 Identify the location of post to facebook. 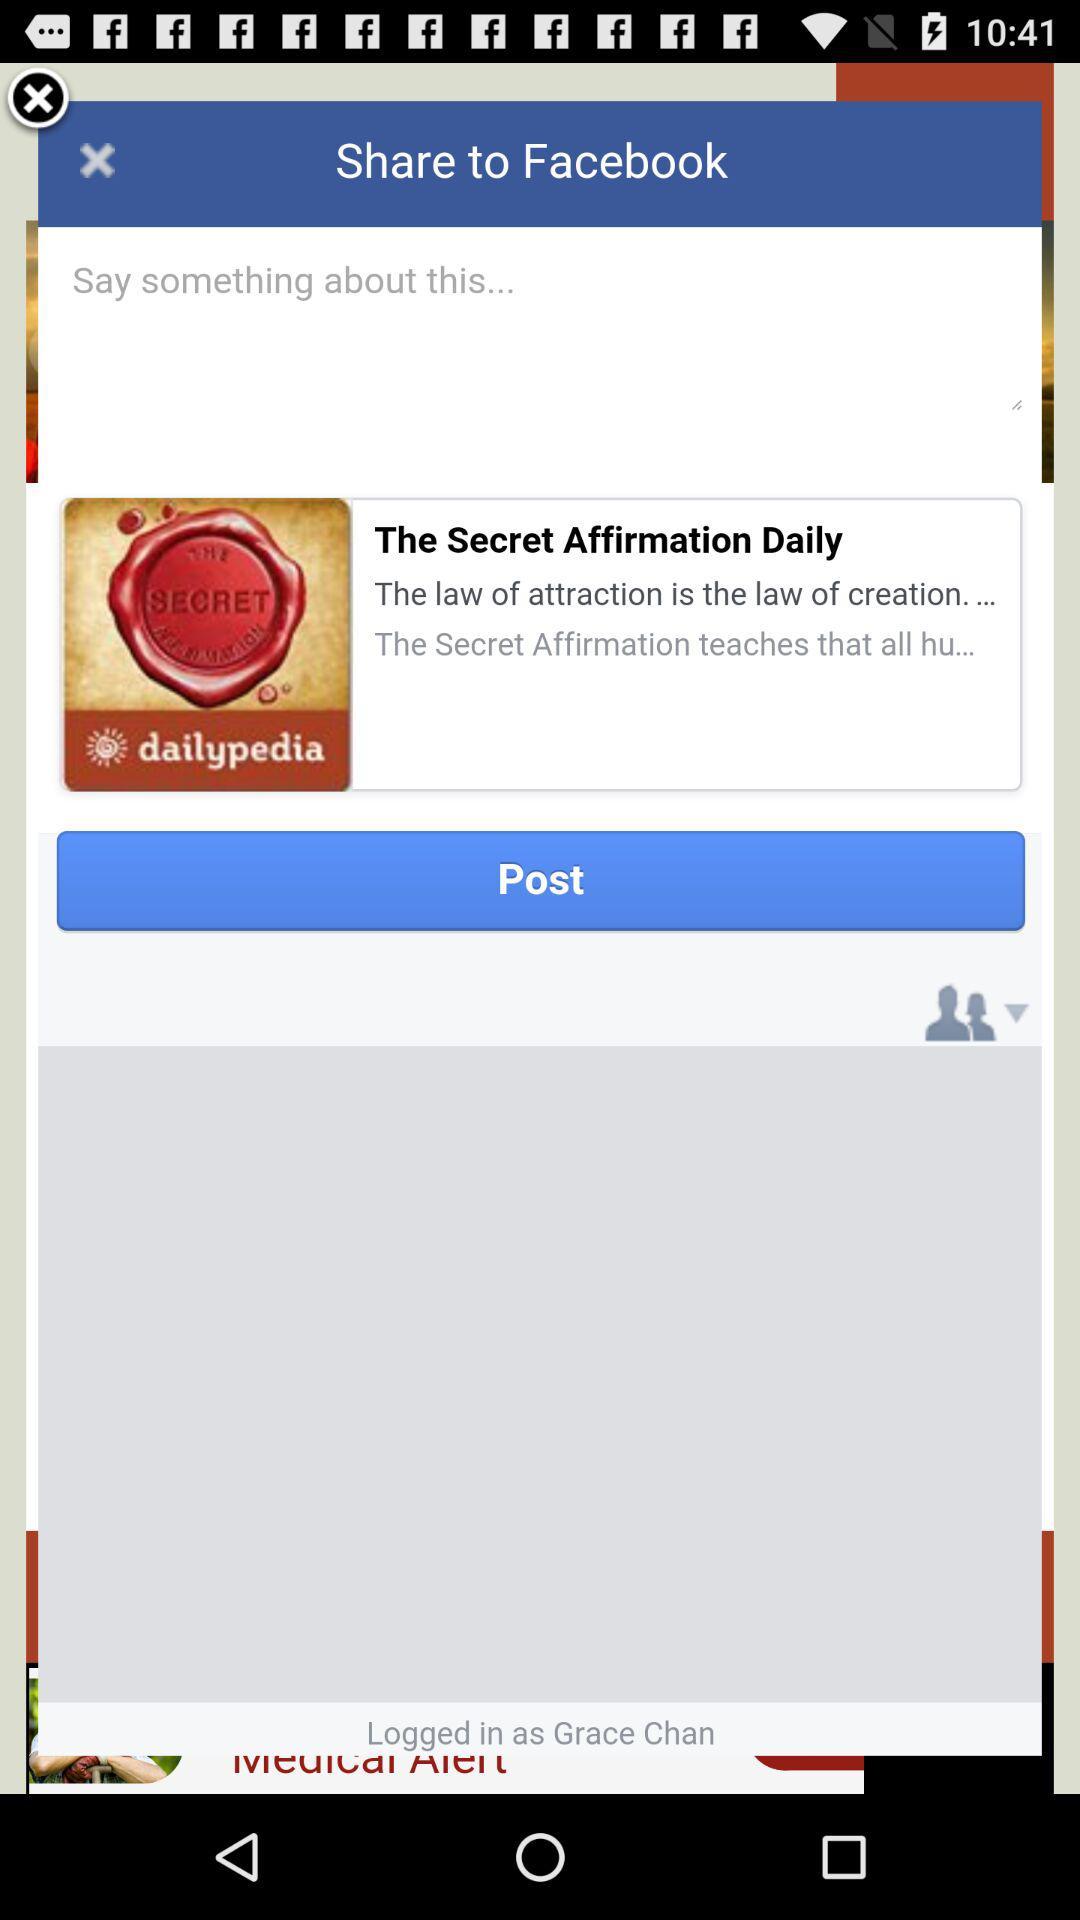
(540, 927).